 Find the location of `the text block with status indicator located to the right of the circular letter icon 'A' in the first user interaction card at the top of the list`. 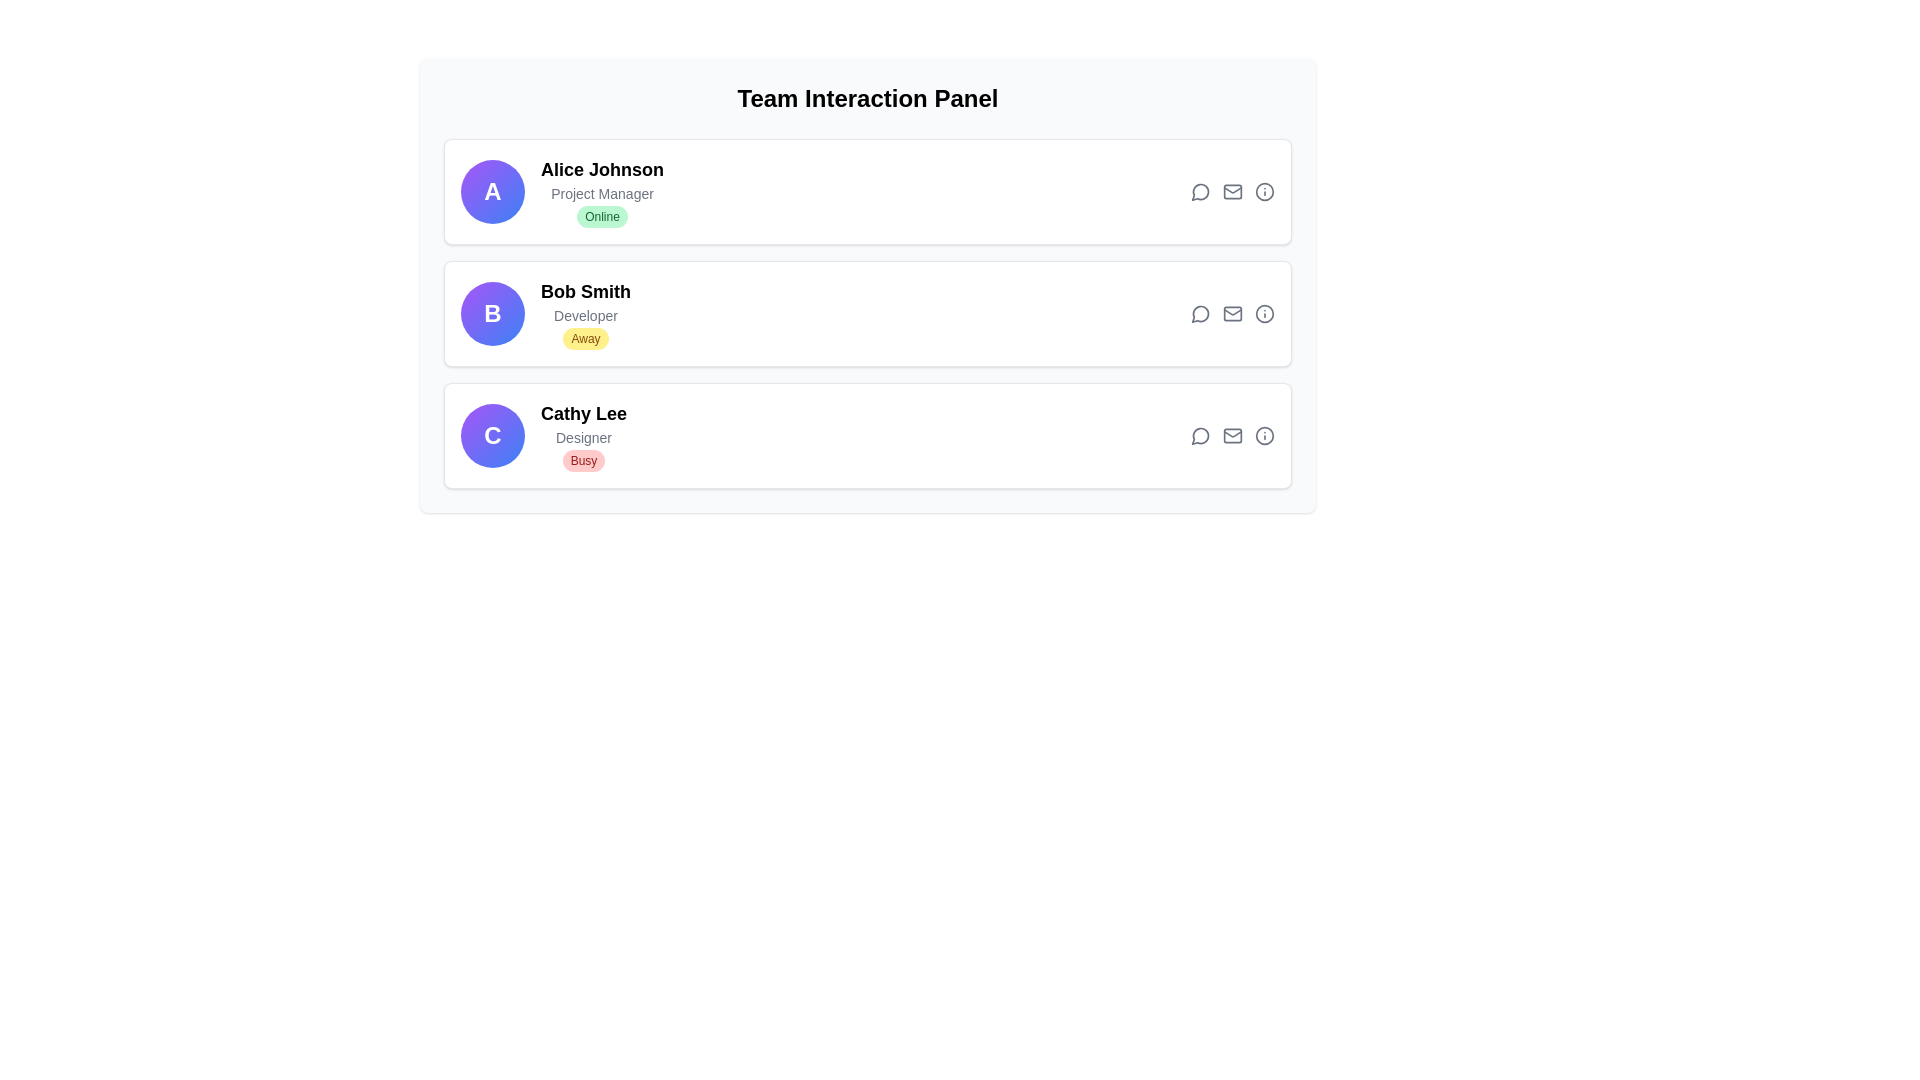

the text block with status indicator located to the right of the circular letter icon 'A' in the first user interaction card at the top of the list is located at coordinates (601, 192).